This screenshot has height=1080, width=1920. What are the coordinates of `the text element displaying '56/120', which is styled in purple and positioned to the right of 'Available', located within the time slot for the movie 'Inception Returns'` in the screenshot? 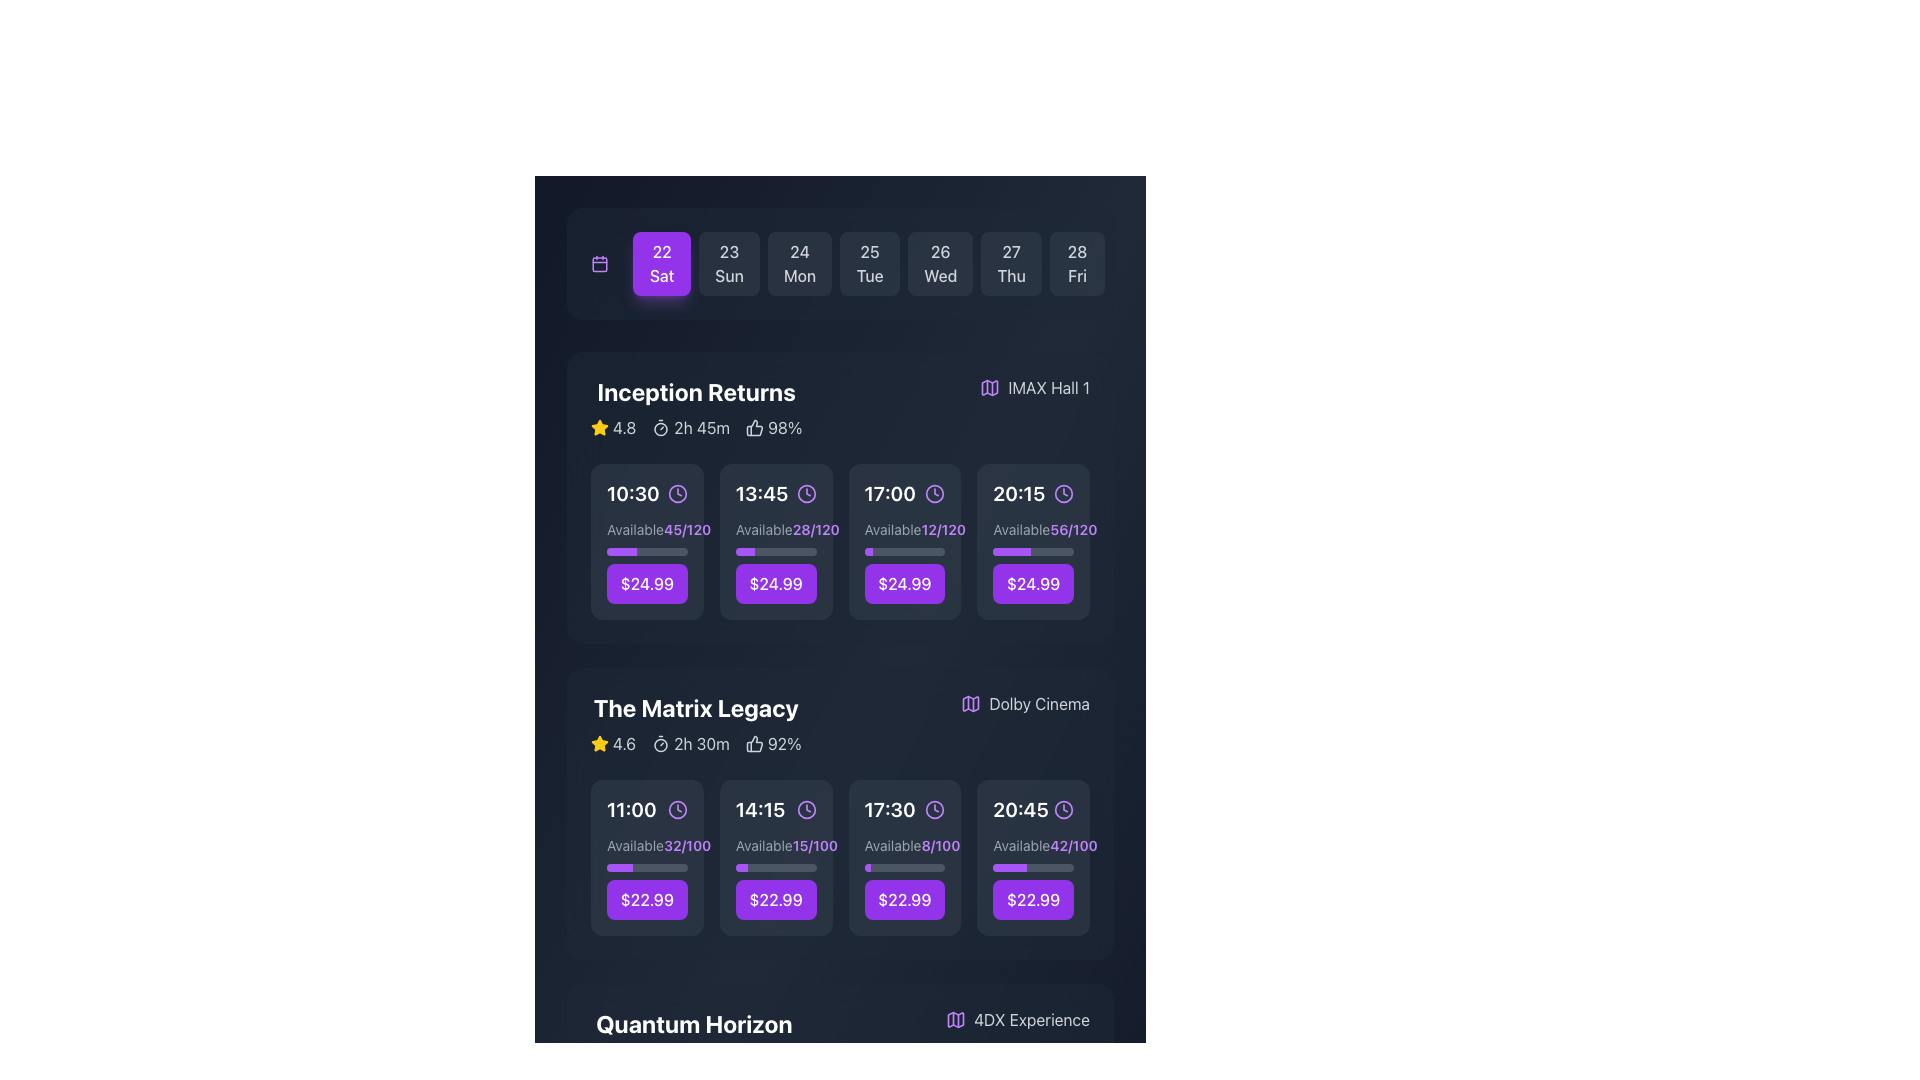 It's located at (1072, 528).